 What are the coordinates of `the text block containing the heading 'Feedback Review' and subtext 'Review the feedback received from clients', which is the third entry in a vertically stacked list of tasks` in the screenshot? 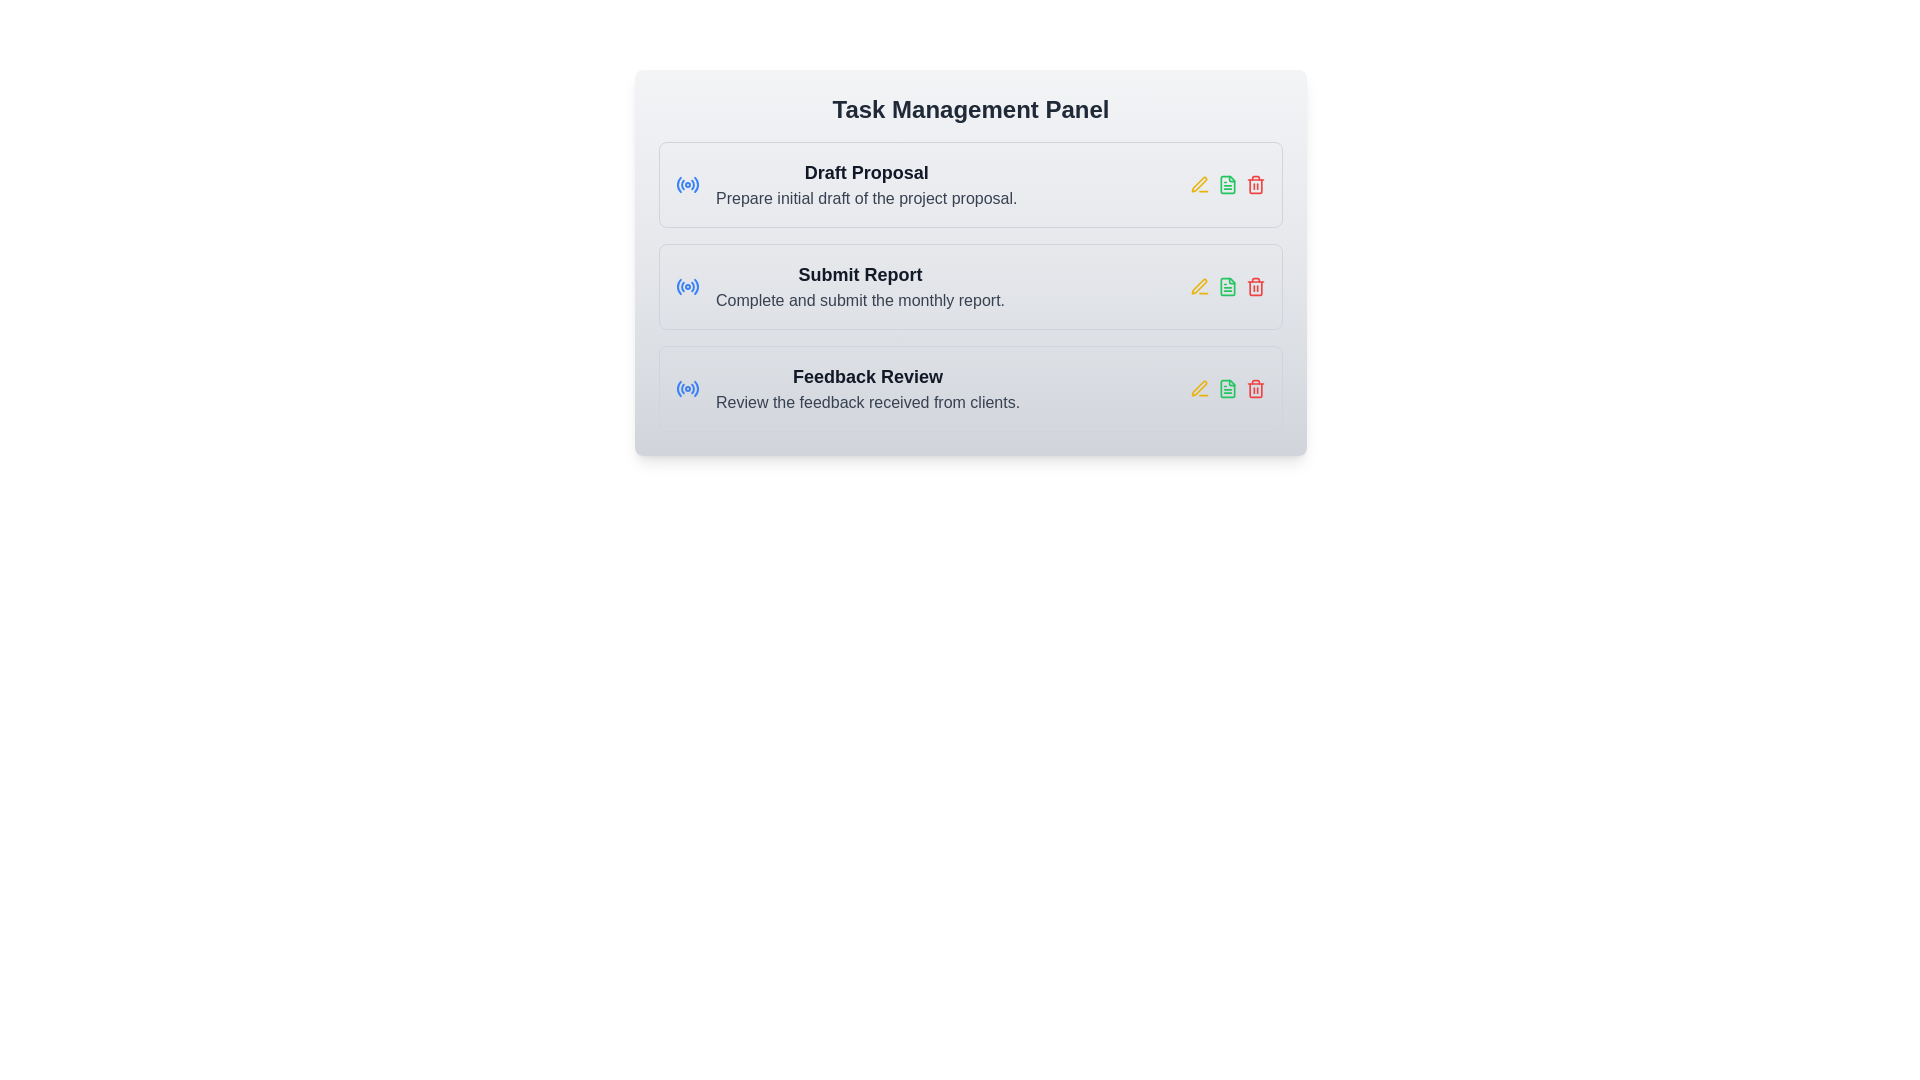 It's located at (848, 389).